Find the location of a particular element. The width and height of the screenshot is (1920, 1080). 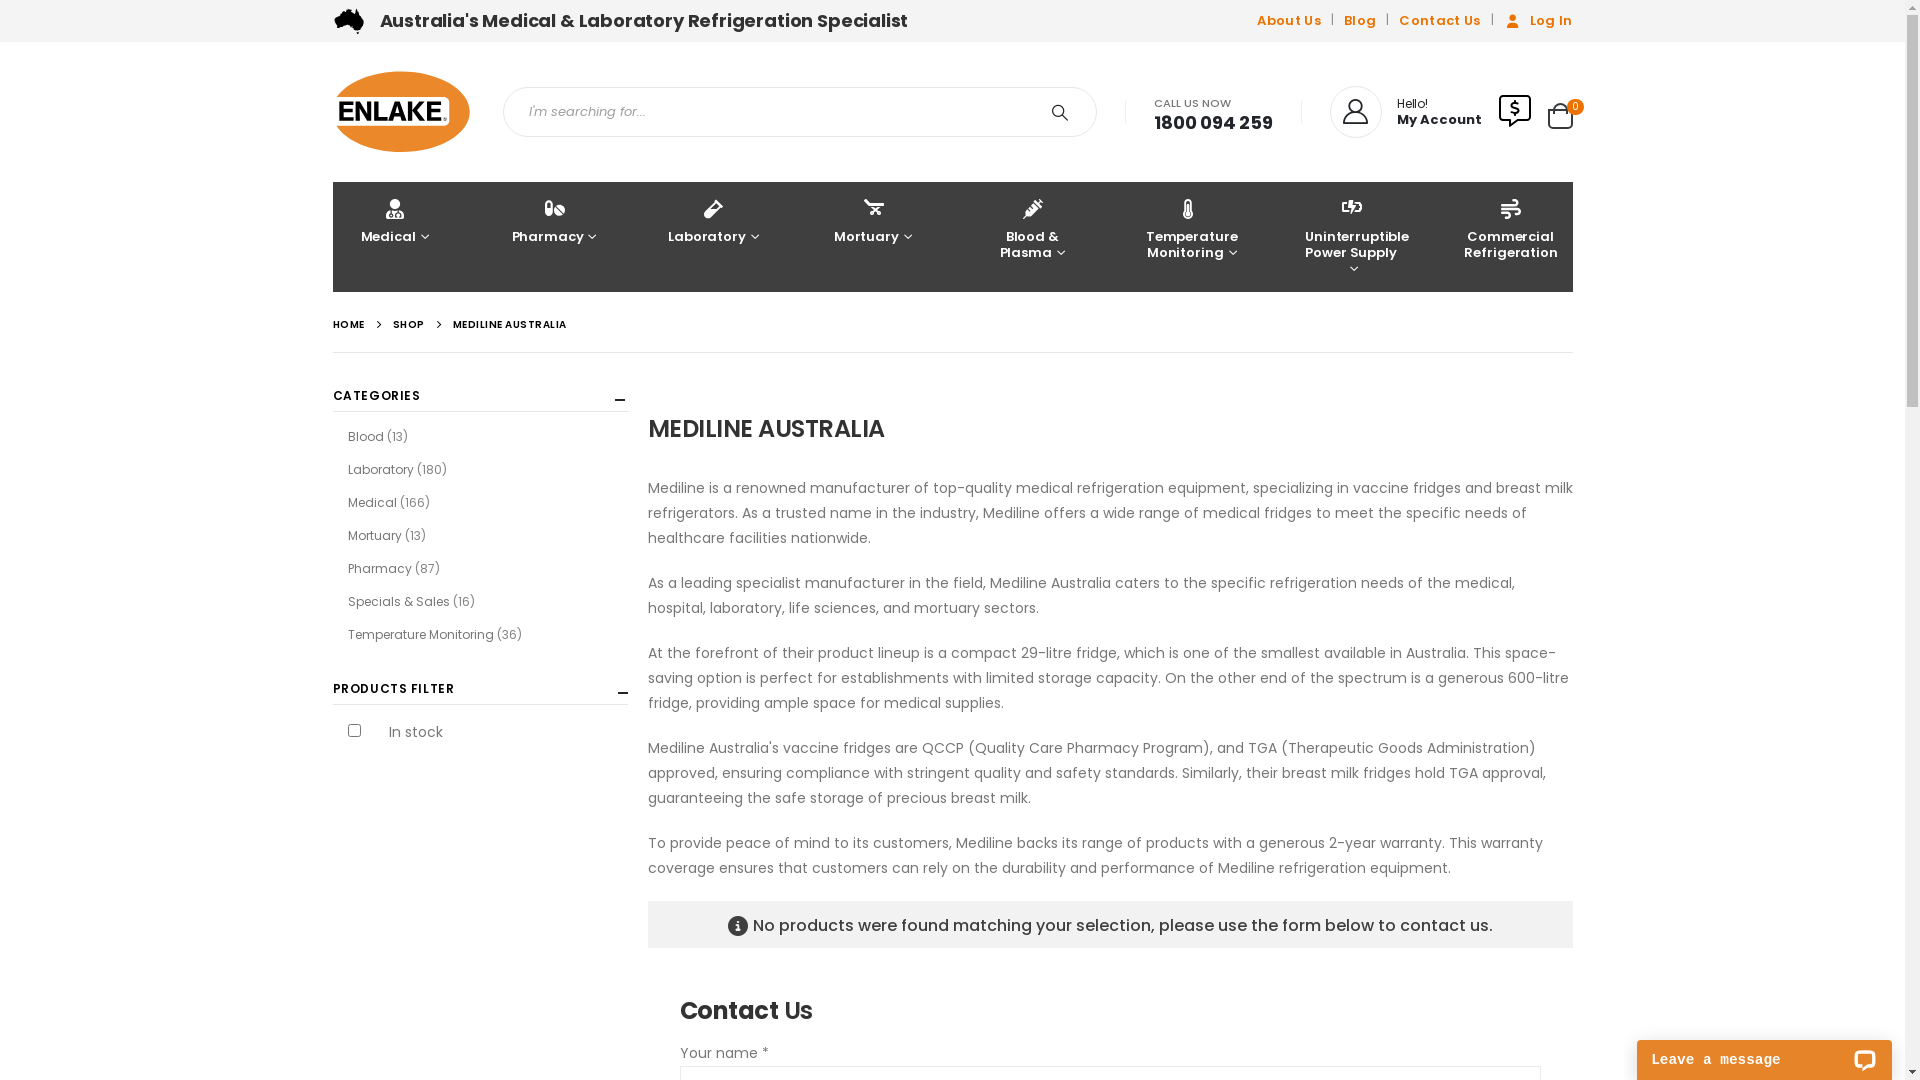

'Hello! is located at coordinates (1405, 111).